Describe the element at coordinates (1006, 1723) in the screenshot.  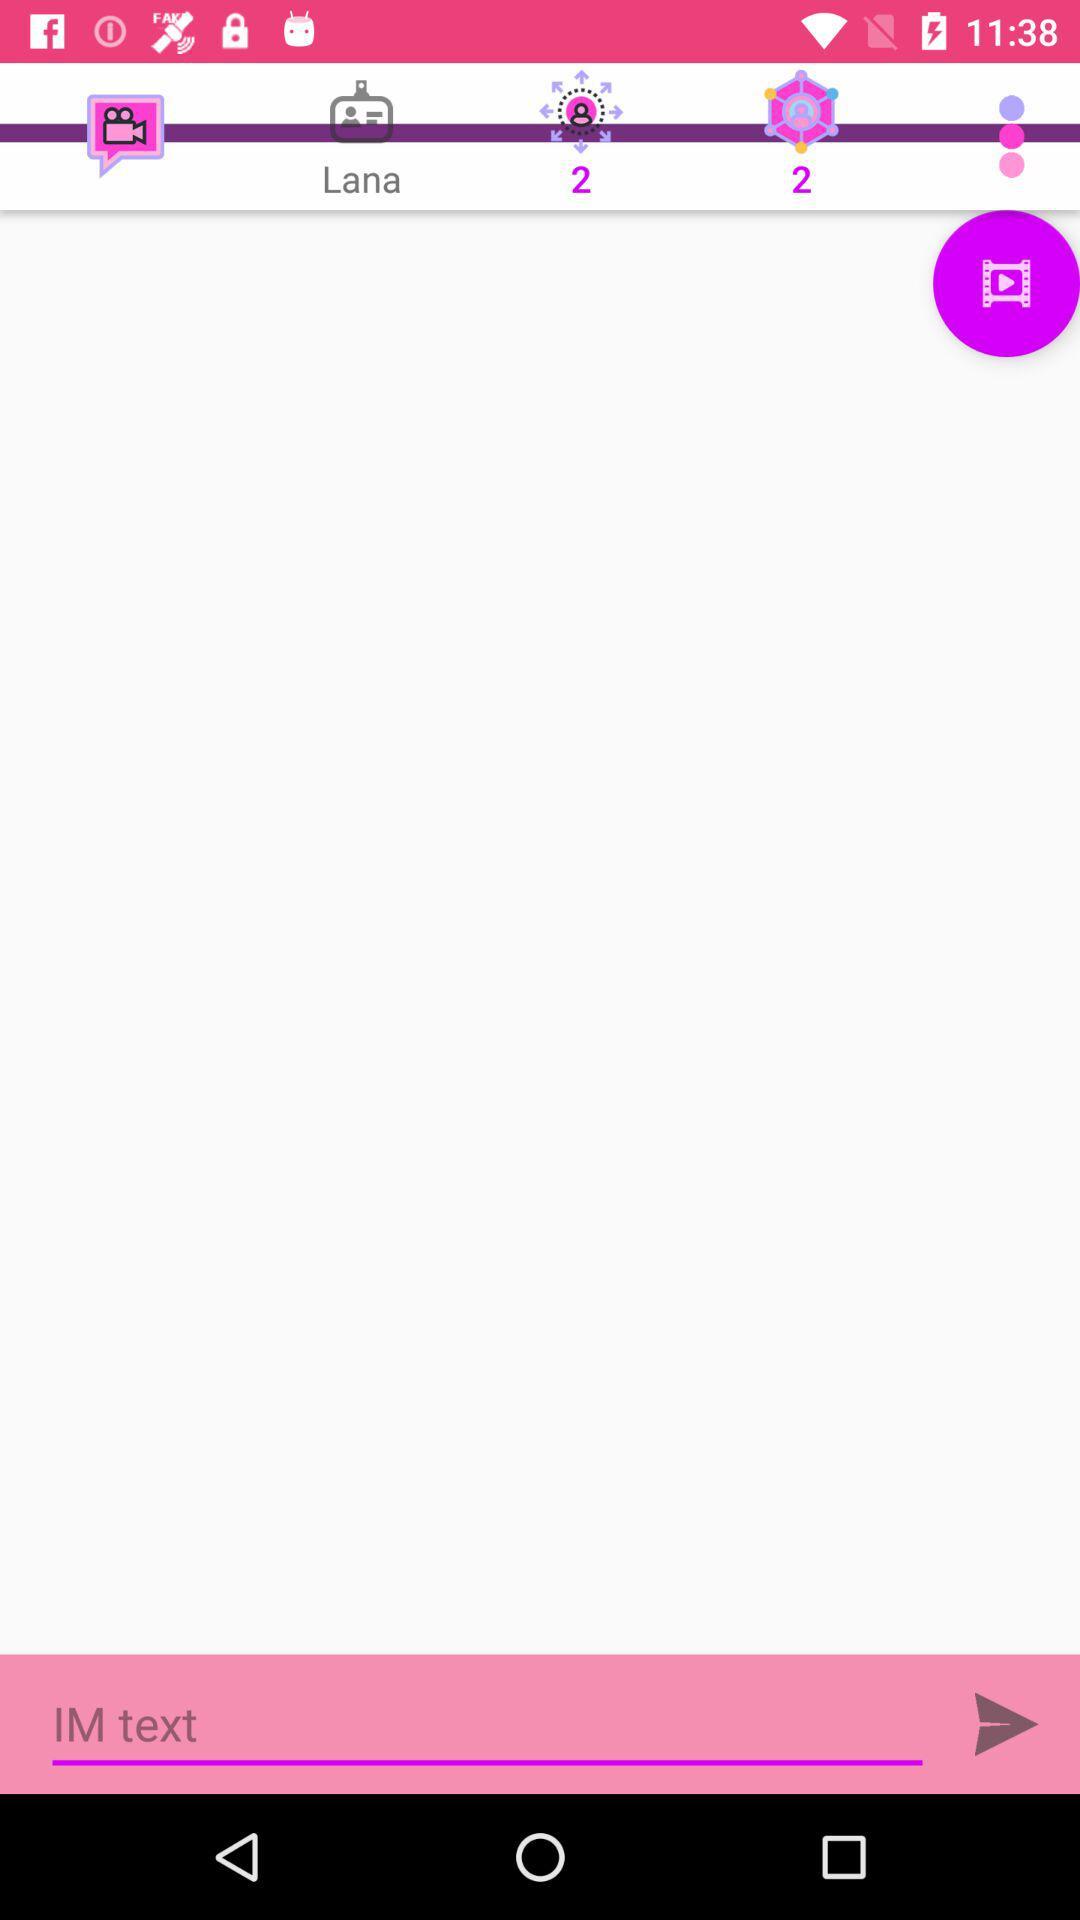
I see `play` at that location.